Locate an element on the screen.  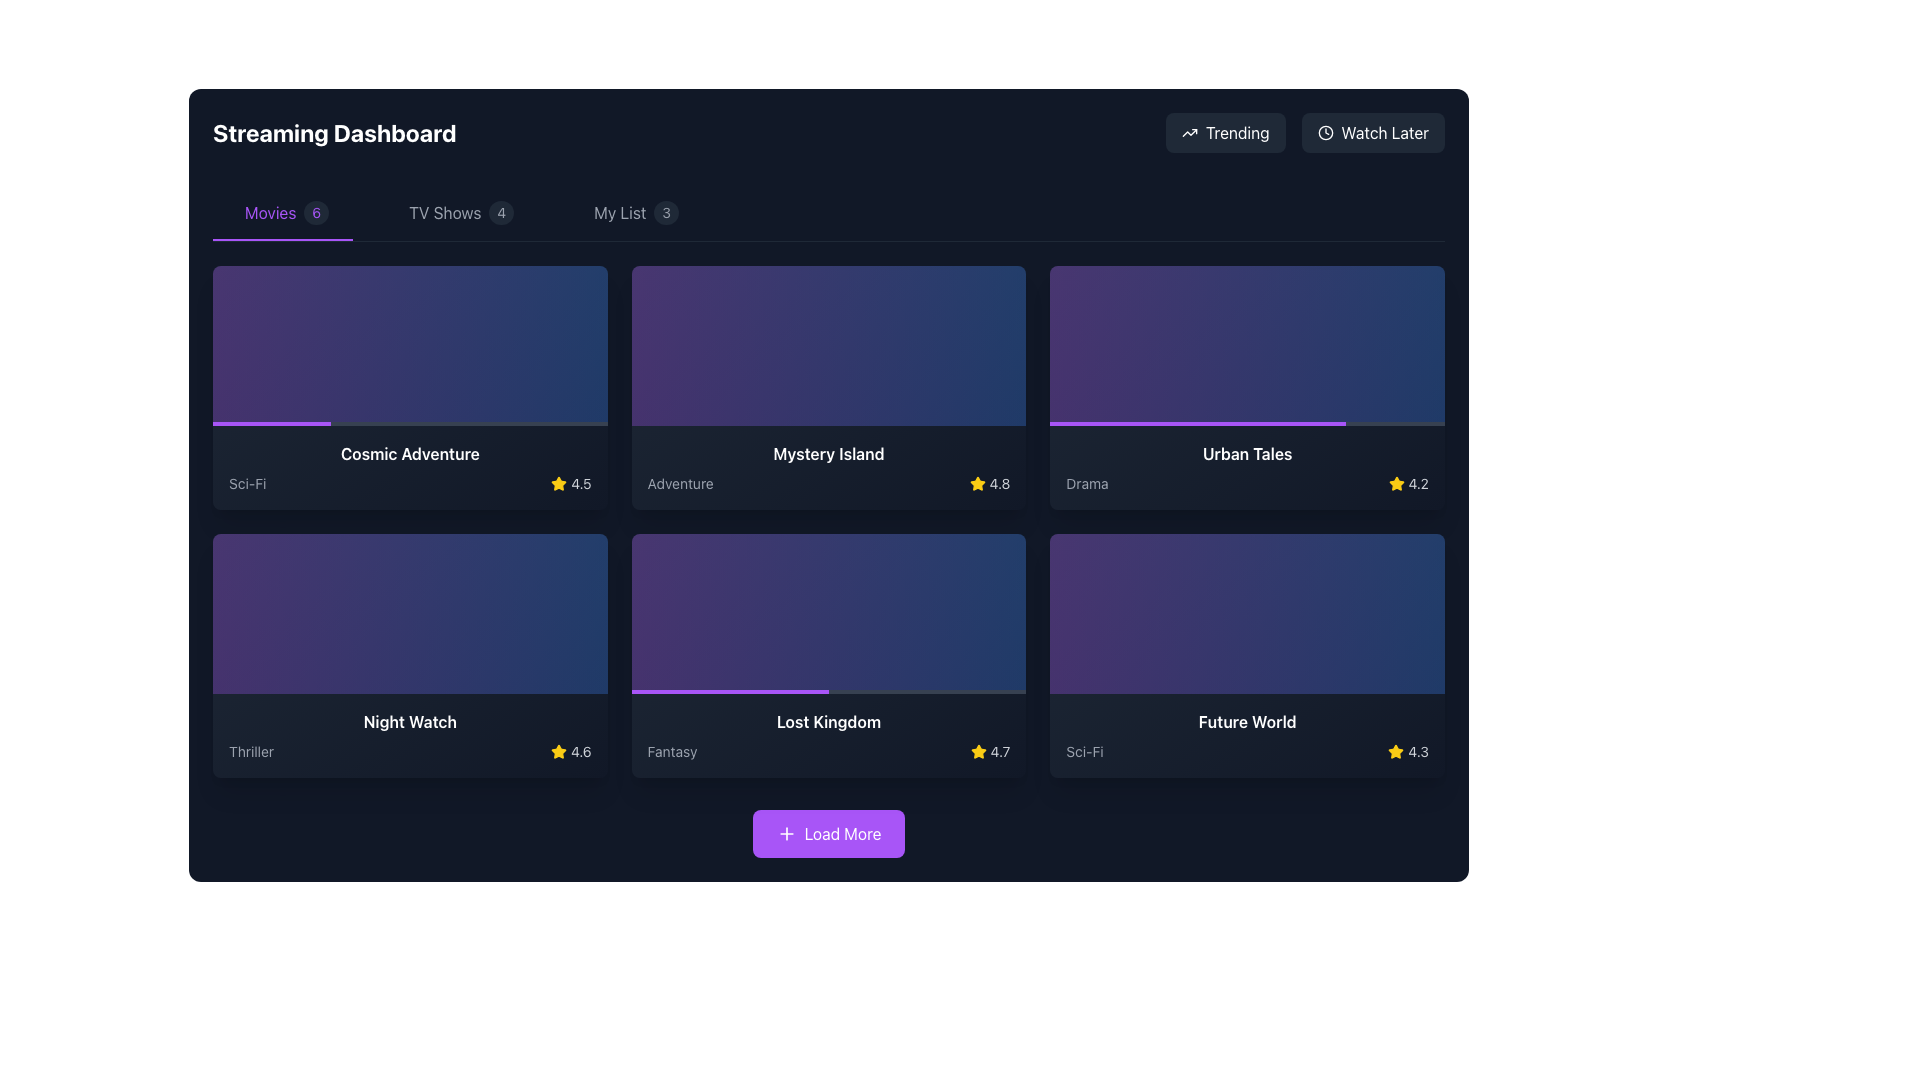
the 'Watch Later' text label located in the top-right section of the interface, adjacent to the 'Trending' button is located at coordinates (1384, 132).